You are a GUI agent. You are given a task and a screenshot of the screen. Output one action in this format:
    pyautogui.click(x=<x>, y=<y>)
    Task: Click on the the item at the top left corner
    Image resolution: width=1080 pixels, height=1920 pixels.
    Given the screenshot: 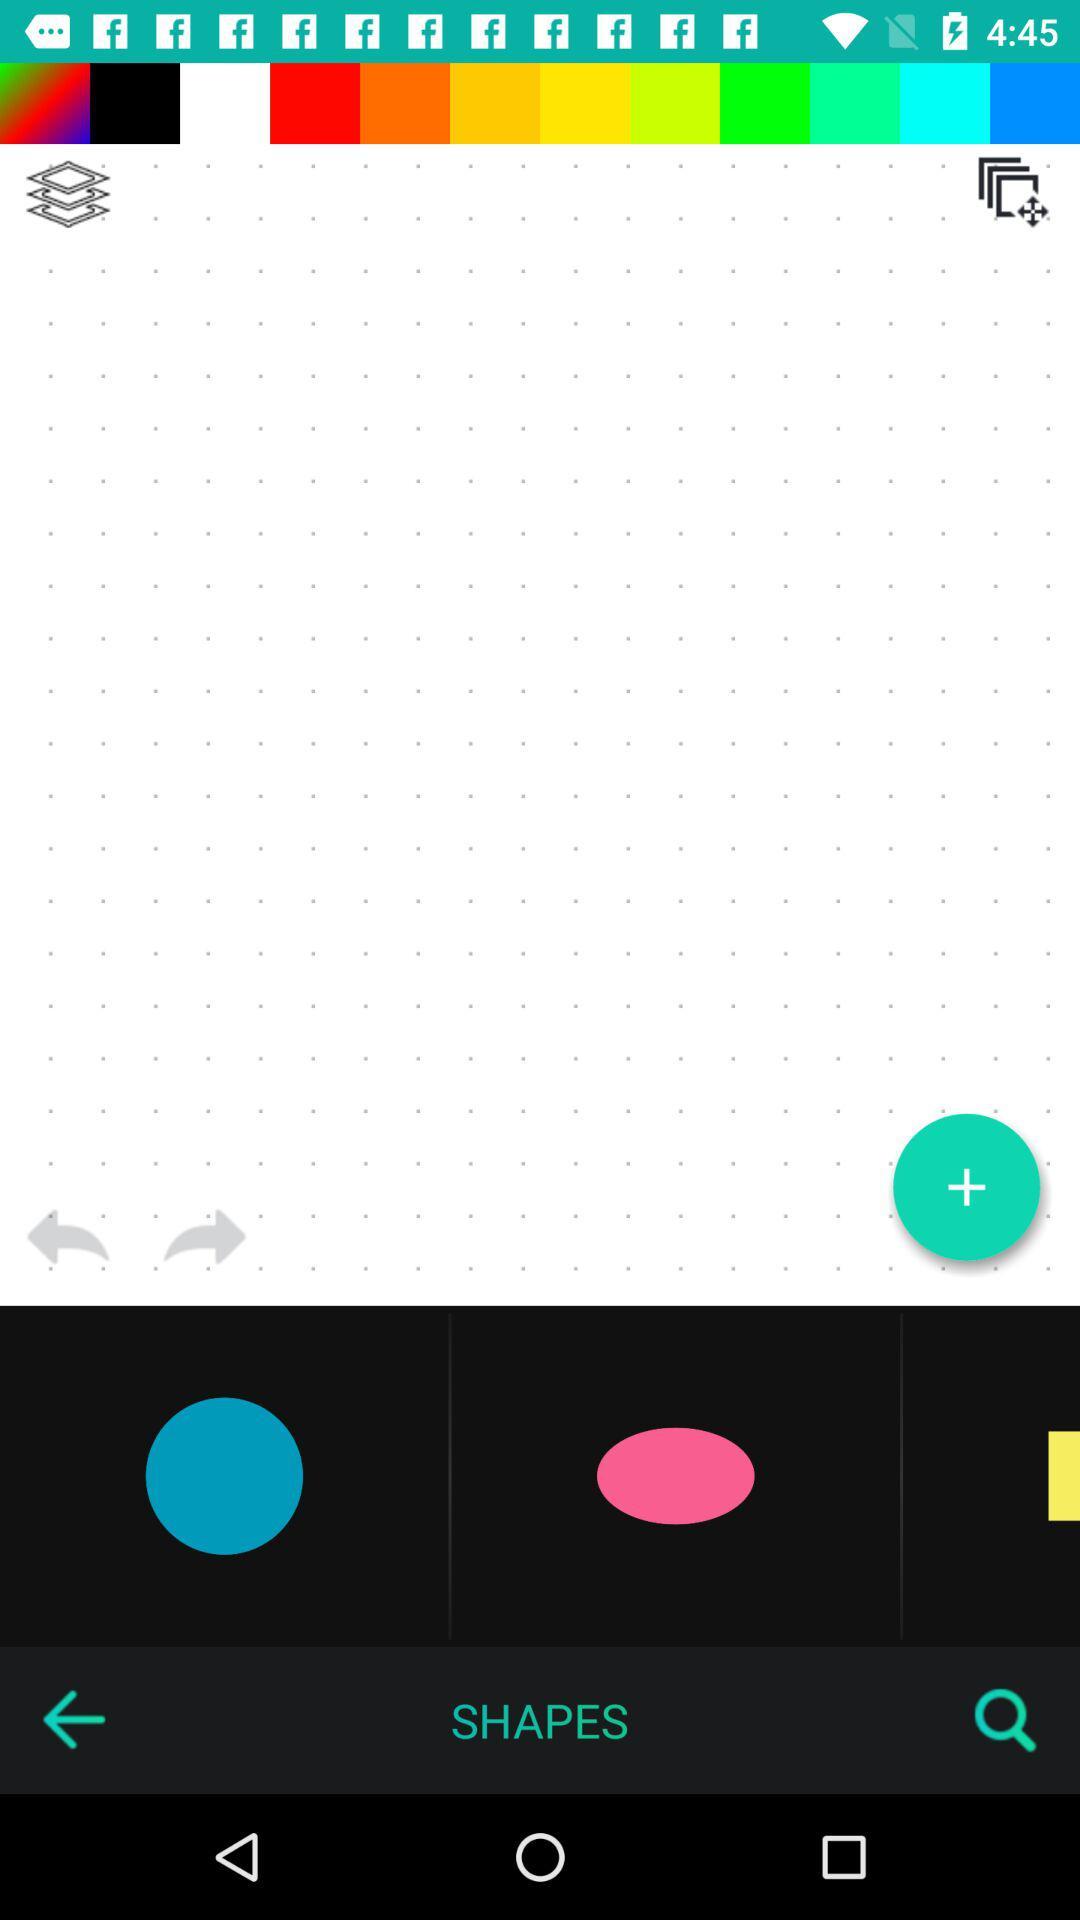 What is the action you would take?
    pyautogui.click(x=67, y=194)
    